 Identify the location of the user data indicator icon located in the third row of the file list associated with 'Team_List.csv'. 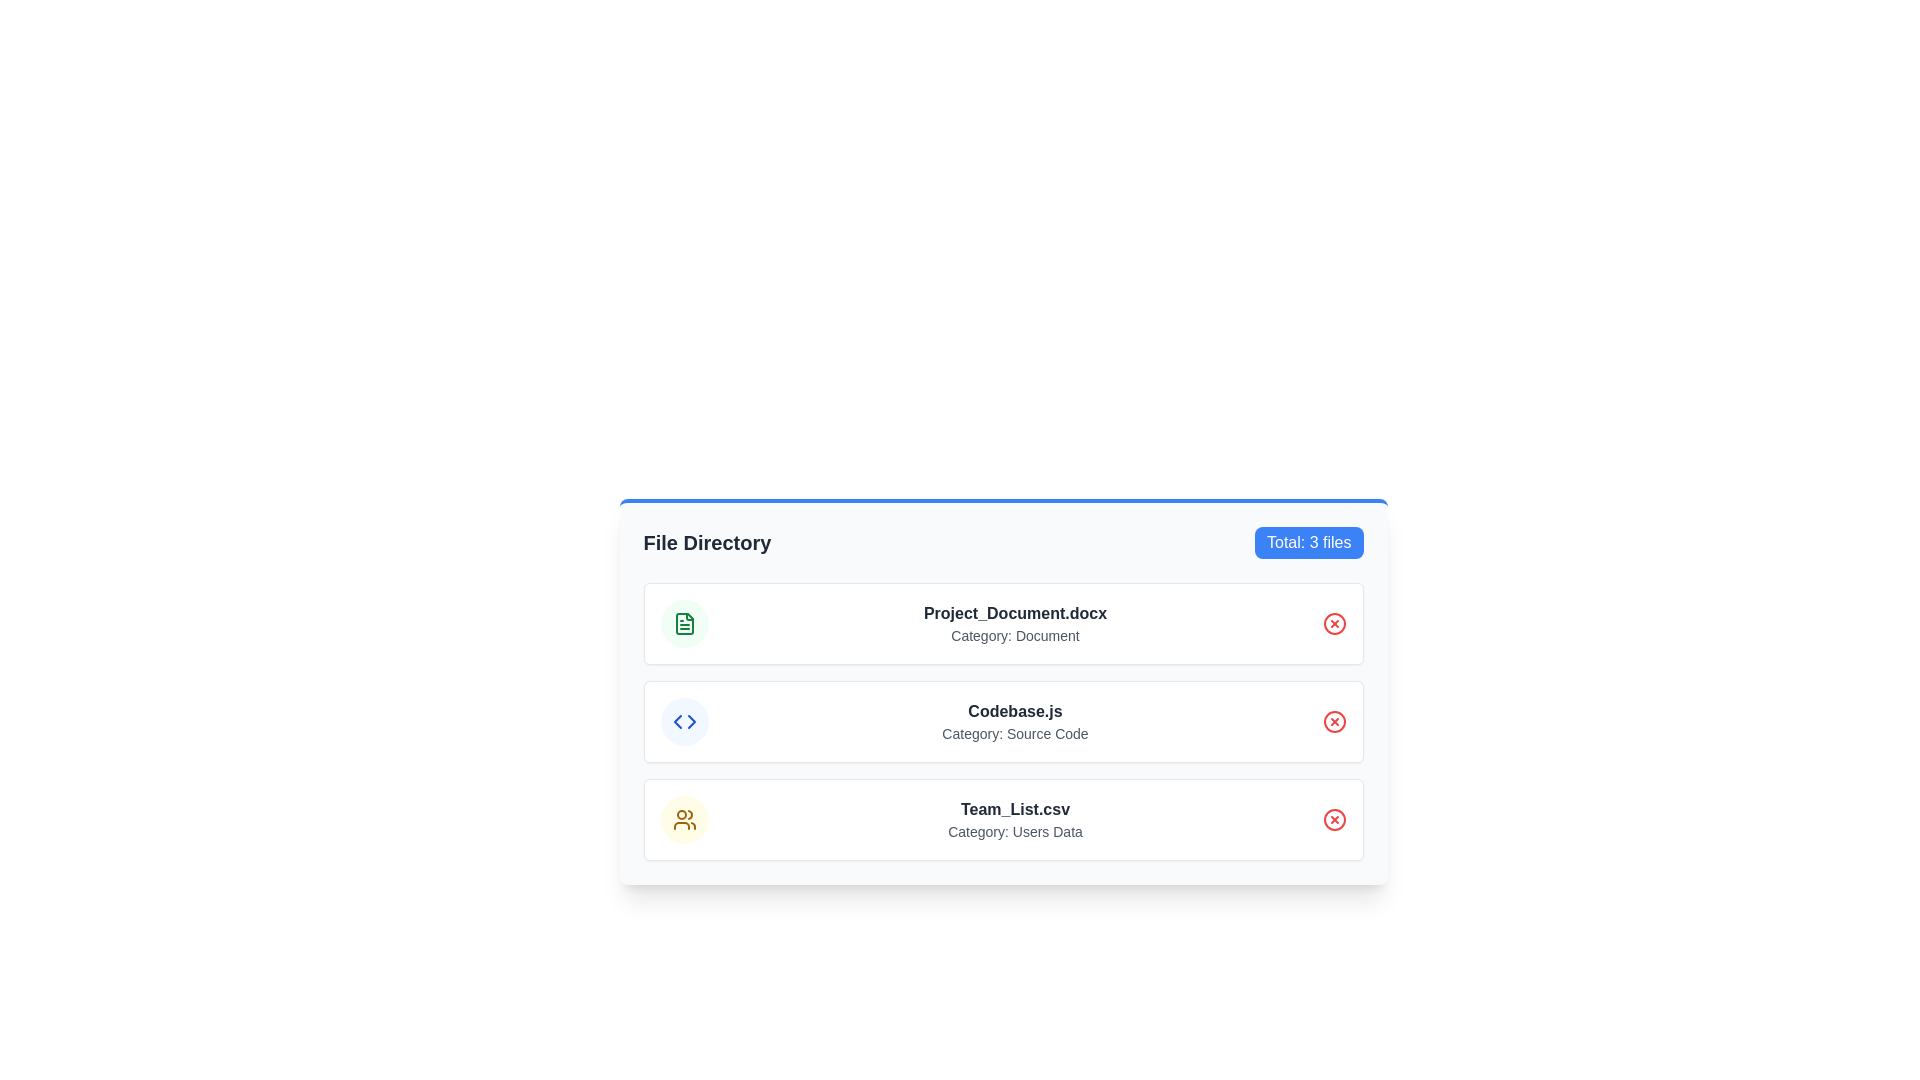
(684, 820).